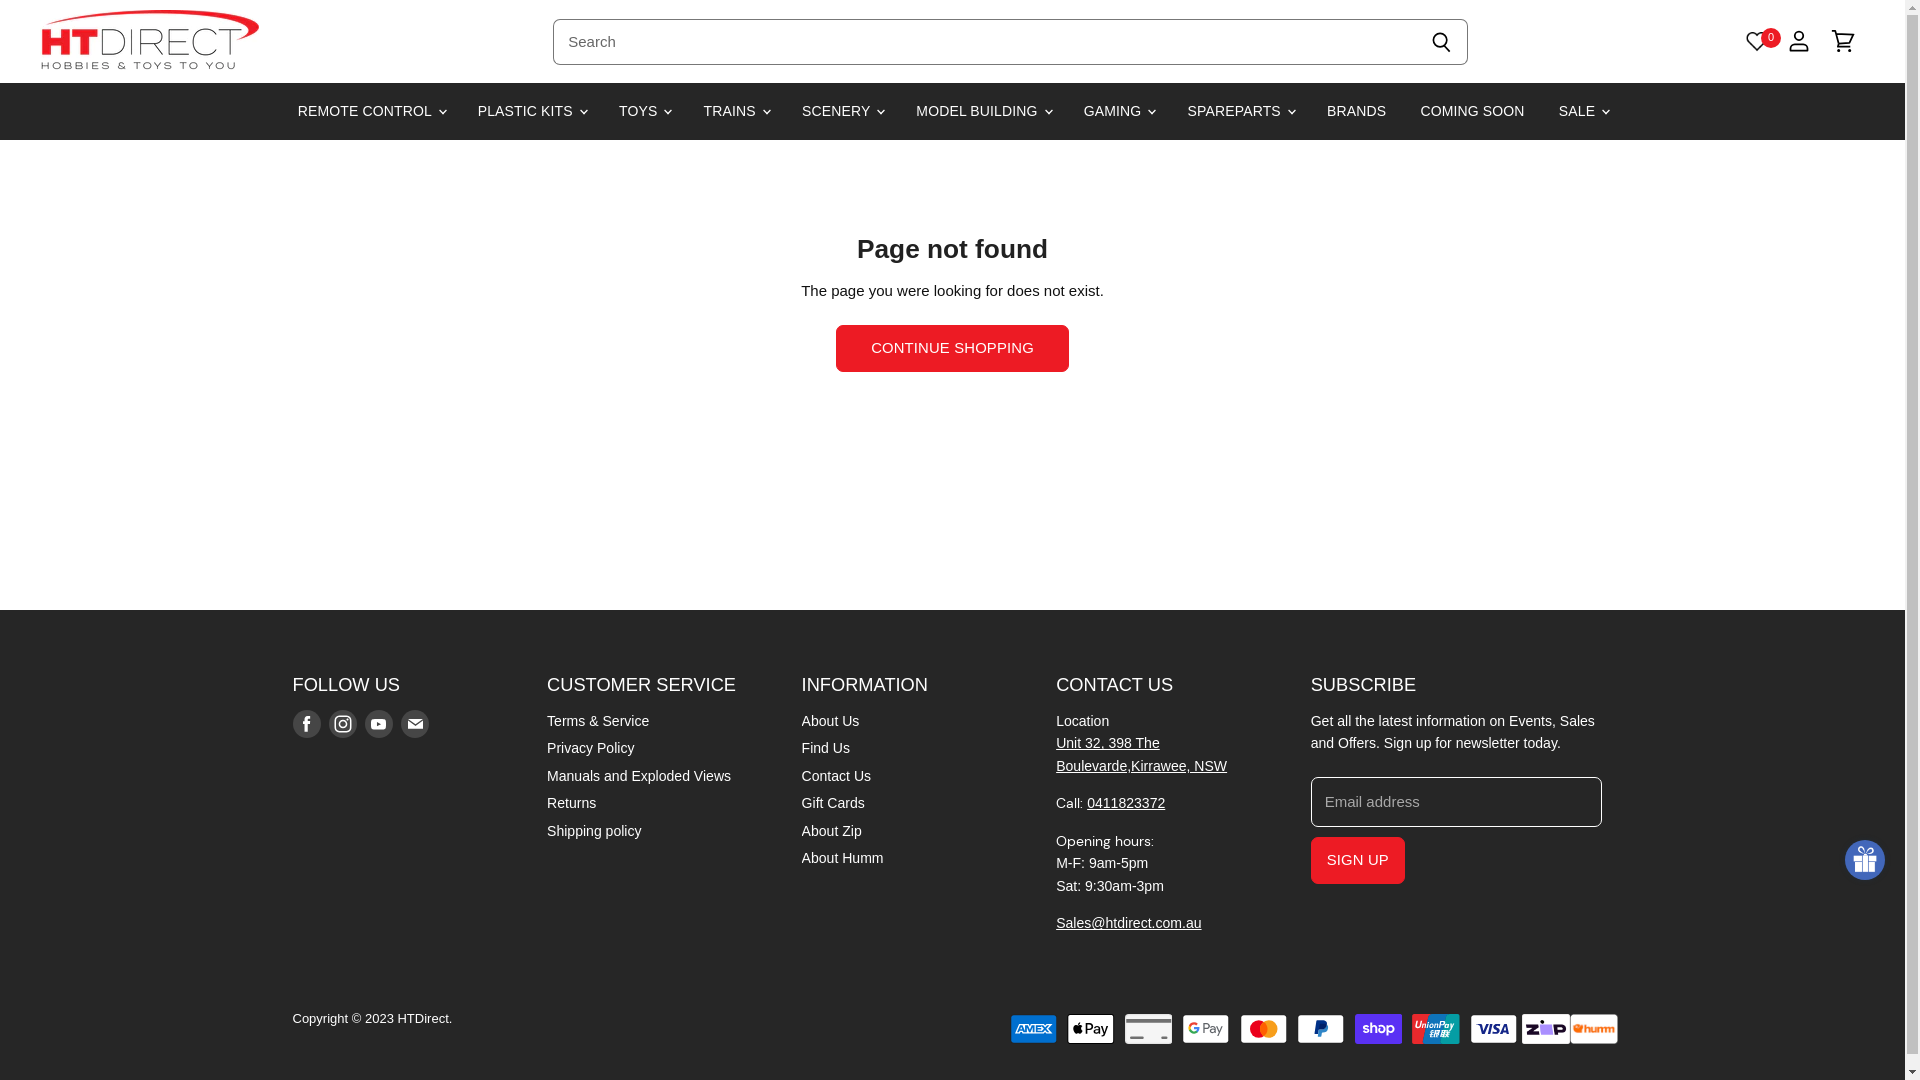  I want to click on 'TOYS', so click(643, 111).